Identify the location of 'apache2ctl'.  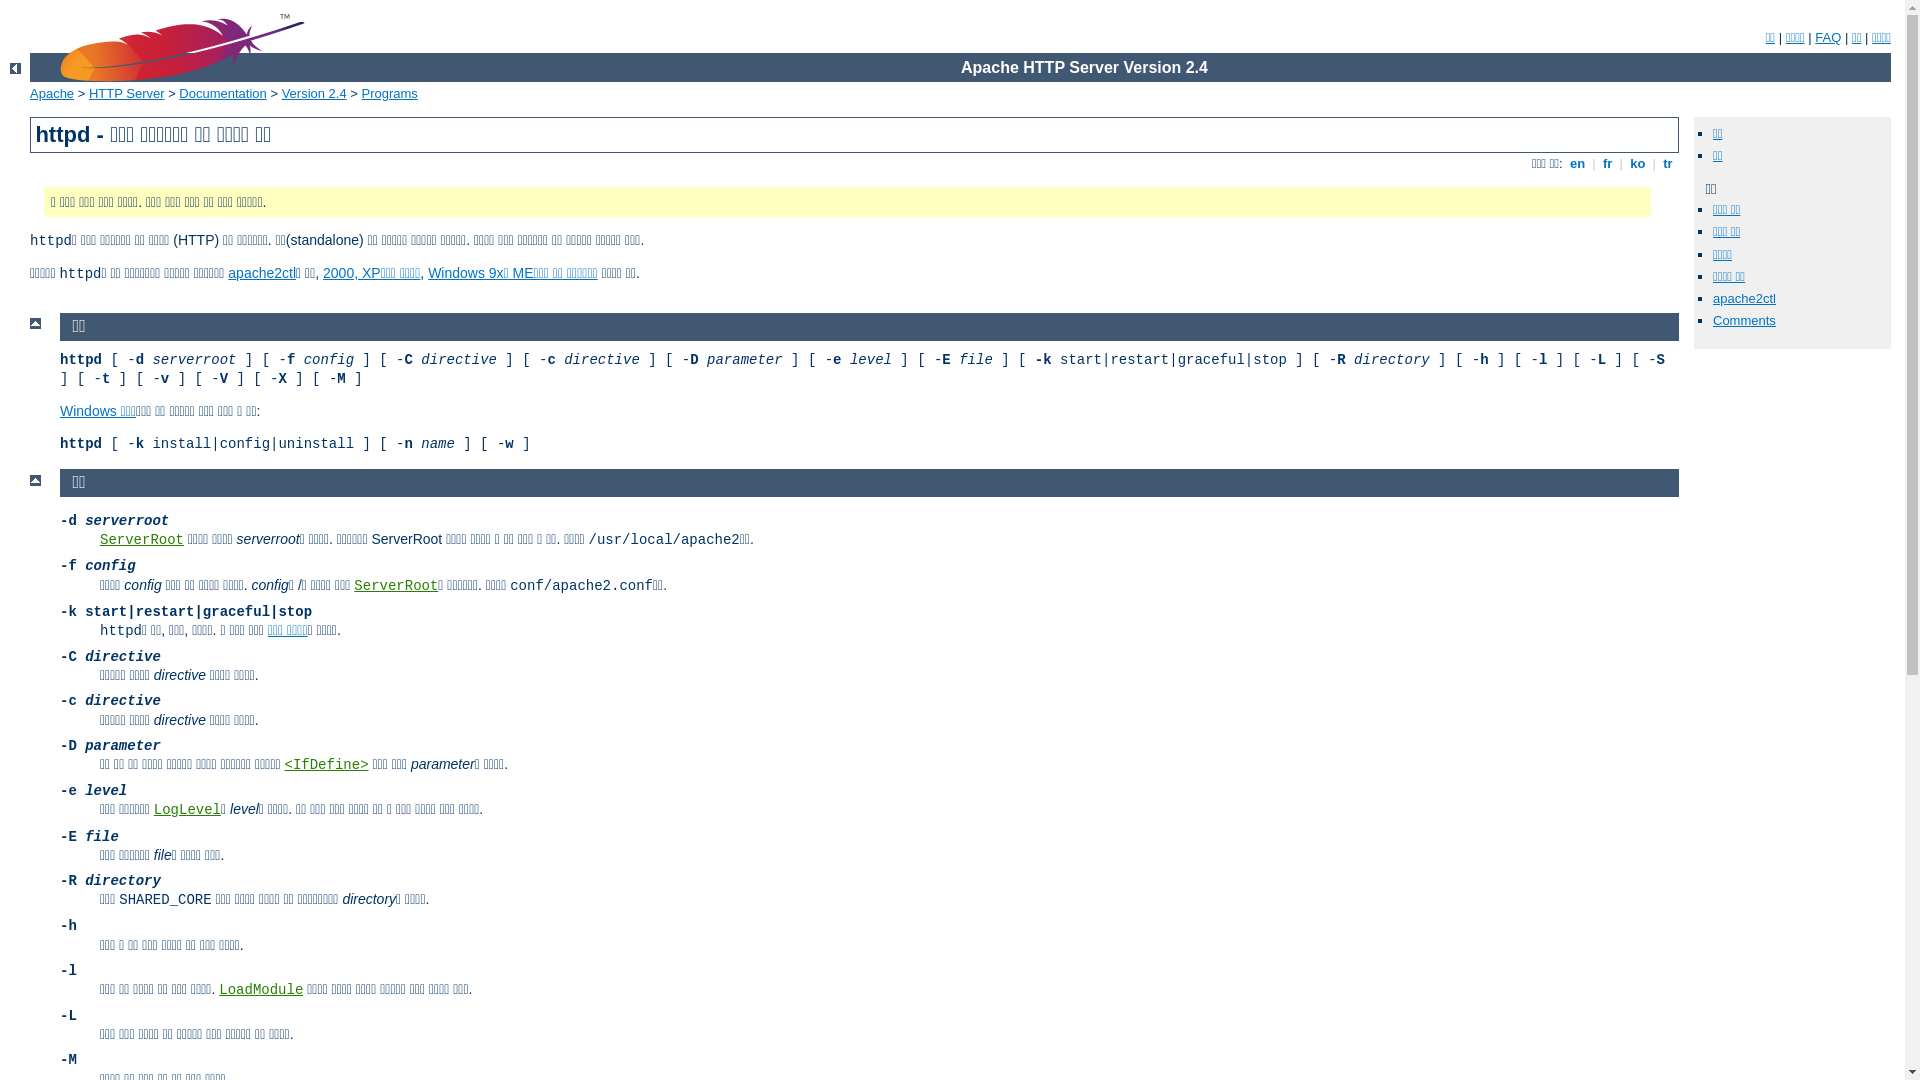
(1743, 298).